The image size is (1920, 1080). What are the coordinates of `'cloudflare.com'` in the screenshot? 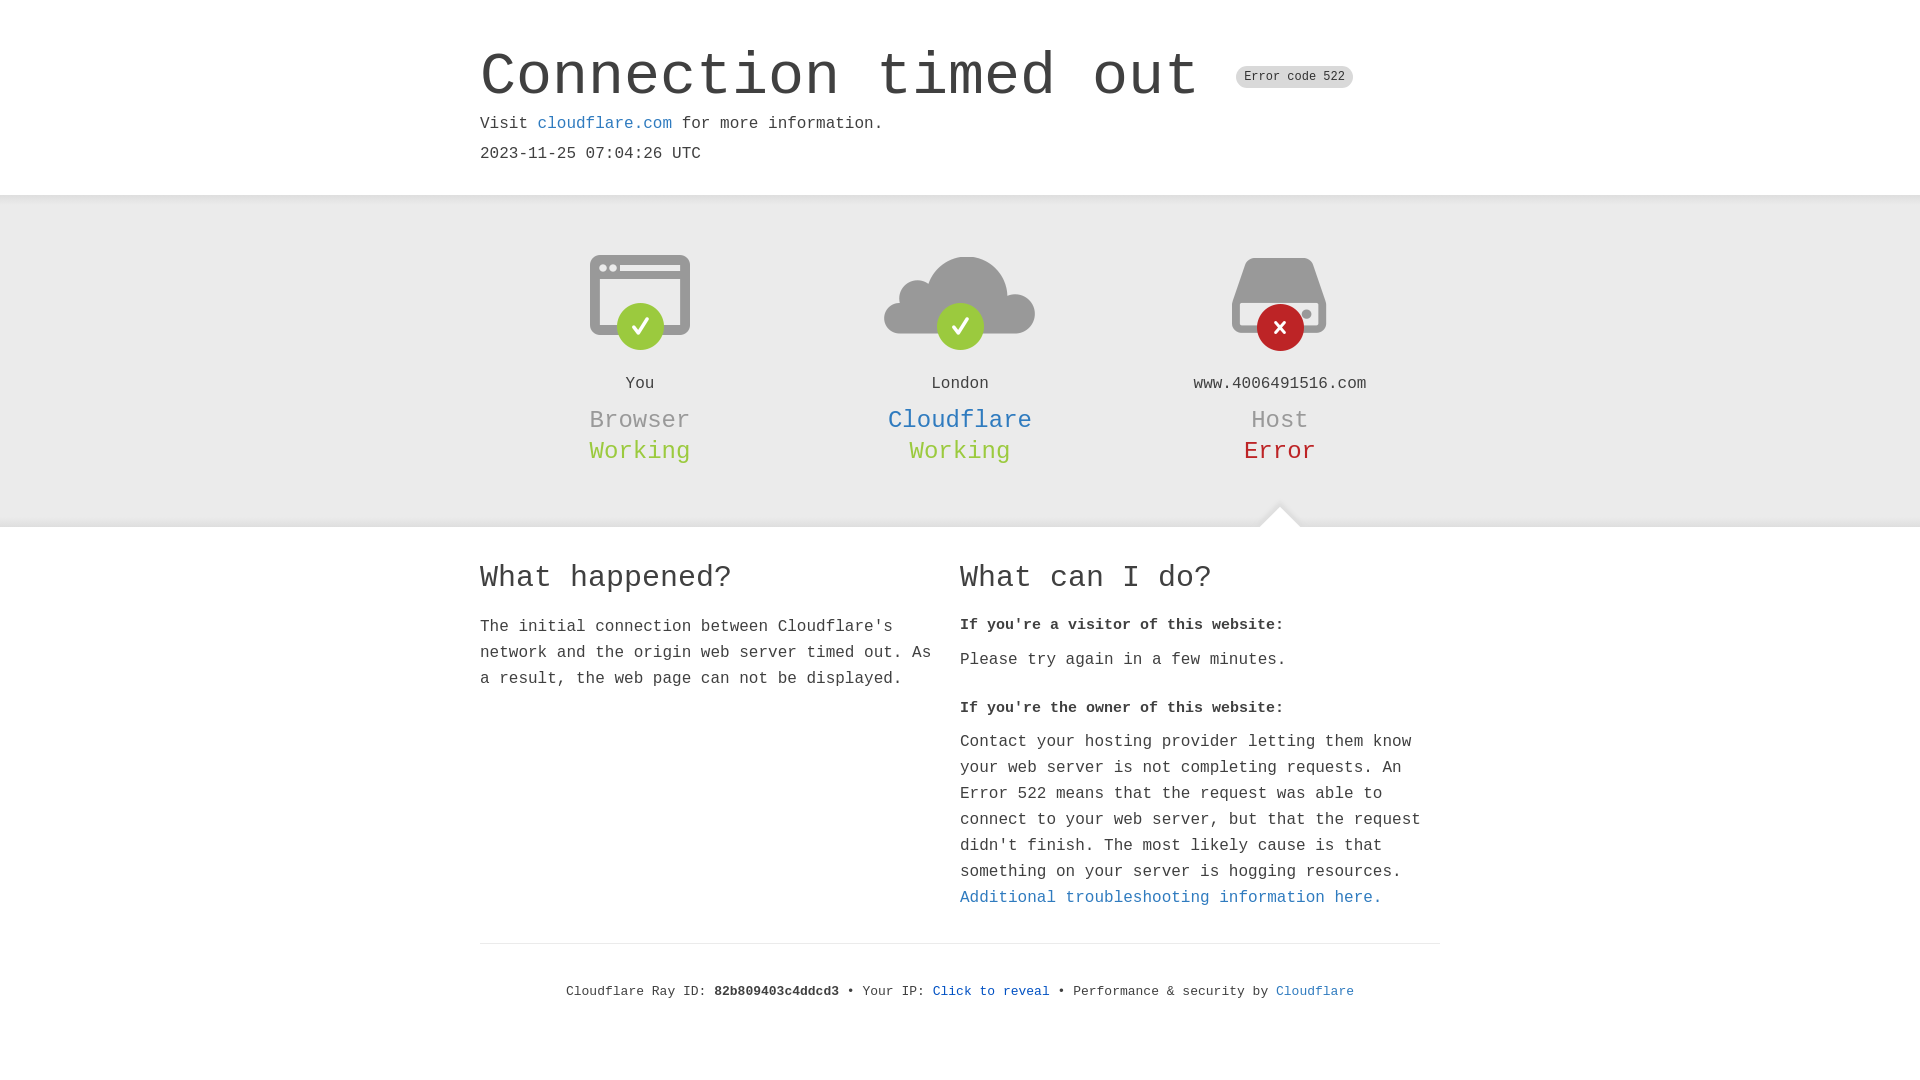 It's located at (603, 123).